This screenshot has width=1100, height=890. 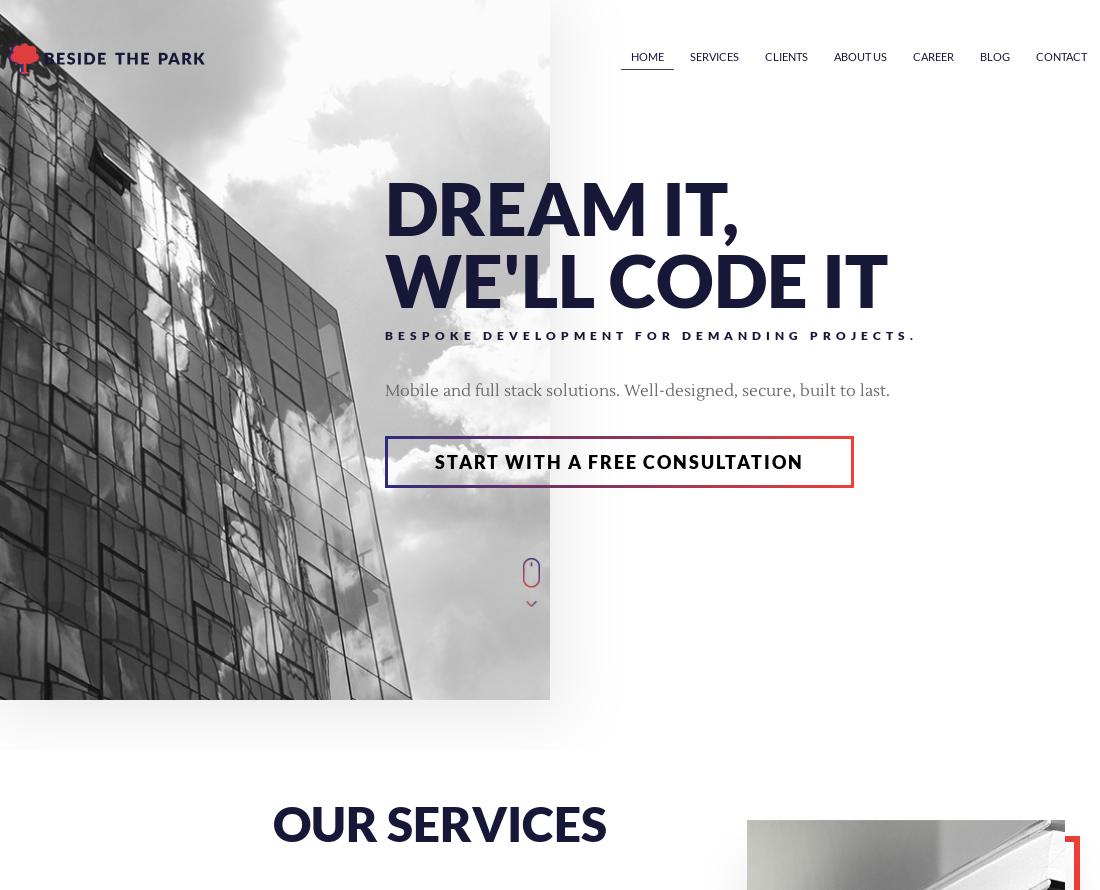 I want to click on 'Start with a free consultation', so click(x=434, y=461).